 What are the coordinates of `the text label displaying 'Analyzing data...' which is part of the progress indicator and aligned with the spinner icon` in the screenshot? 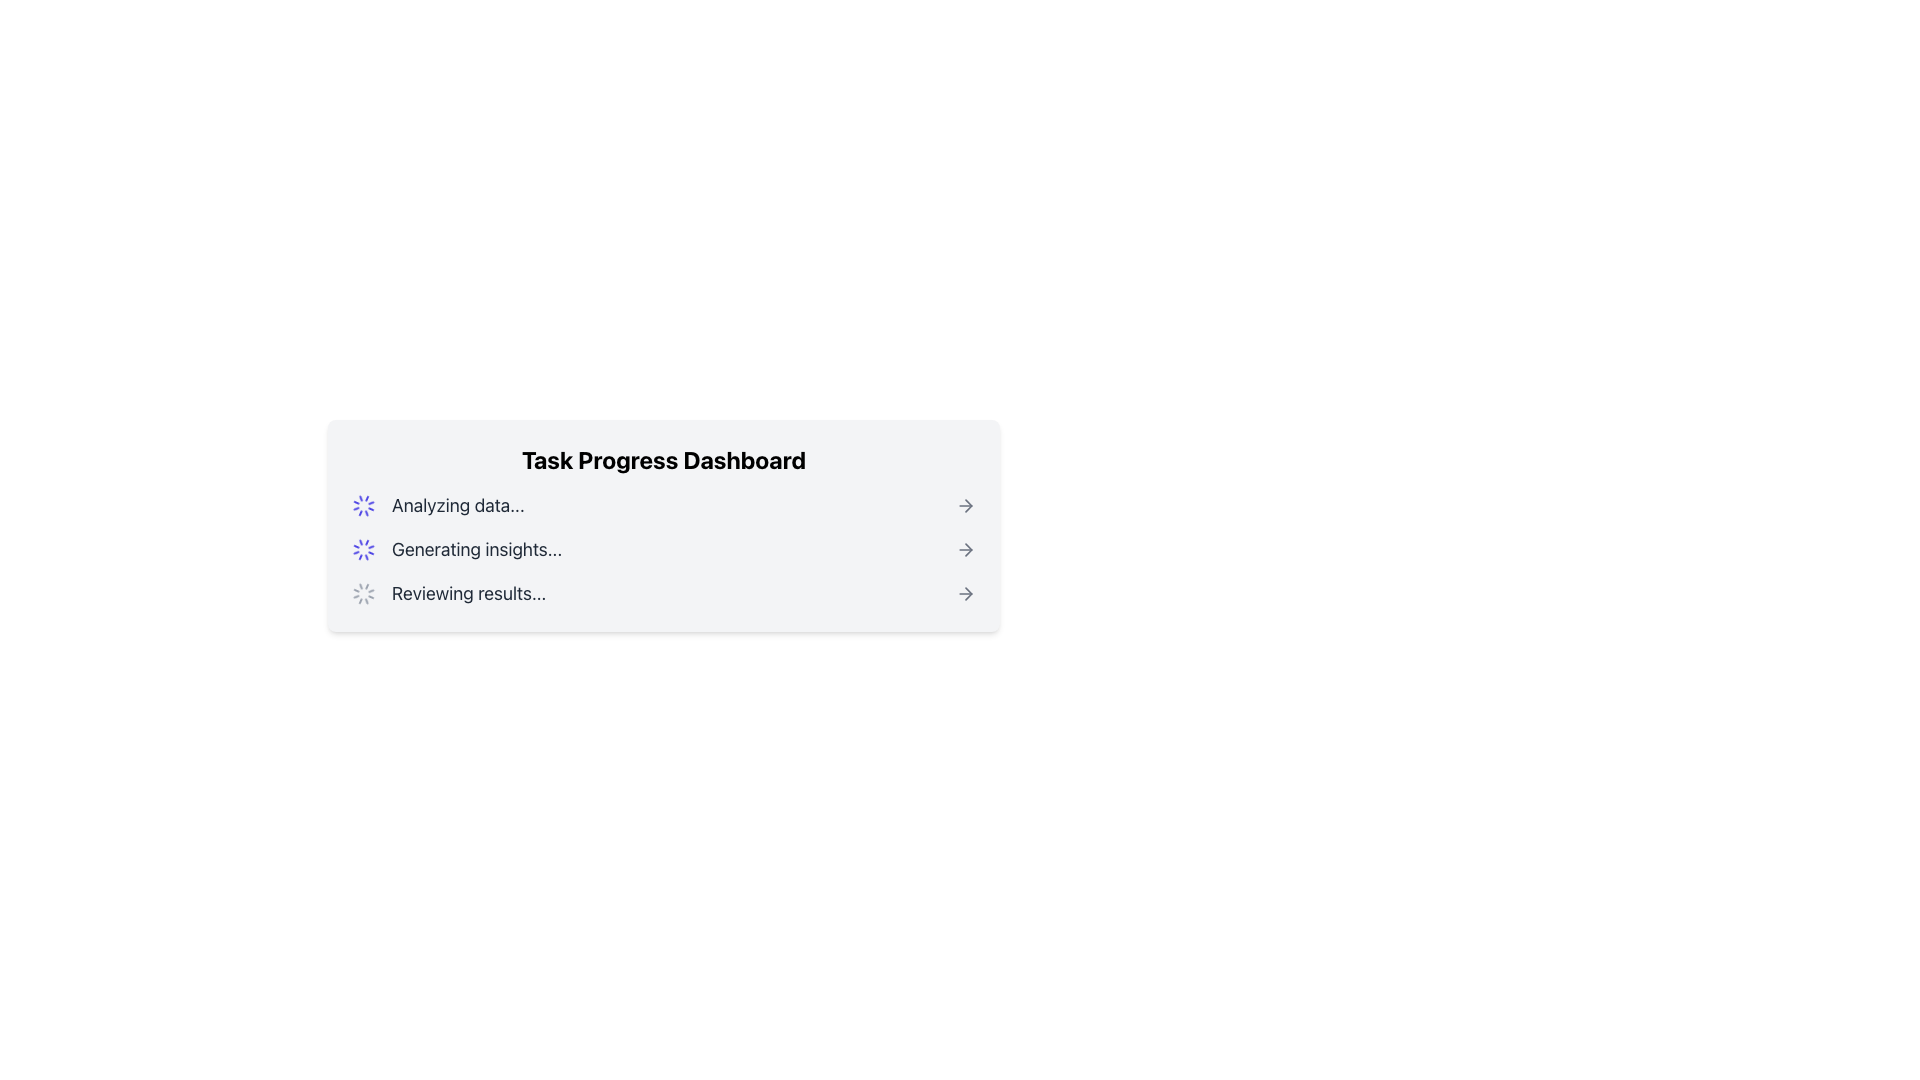 It's located at (457, 504).